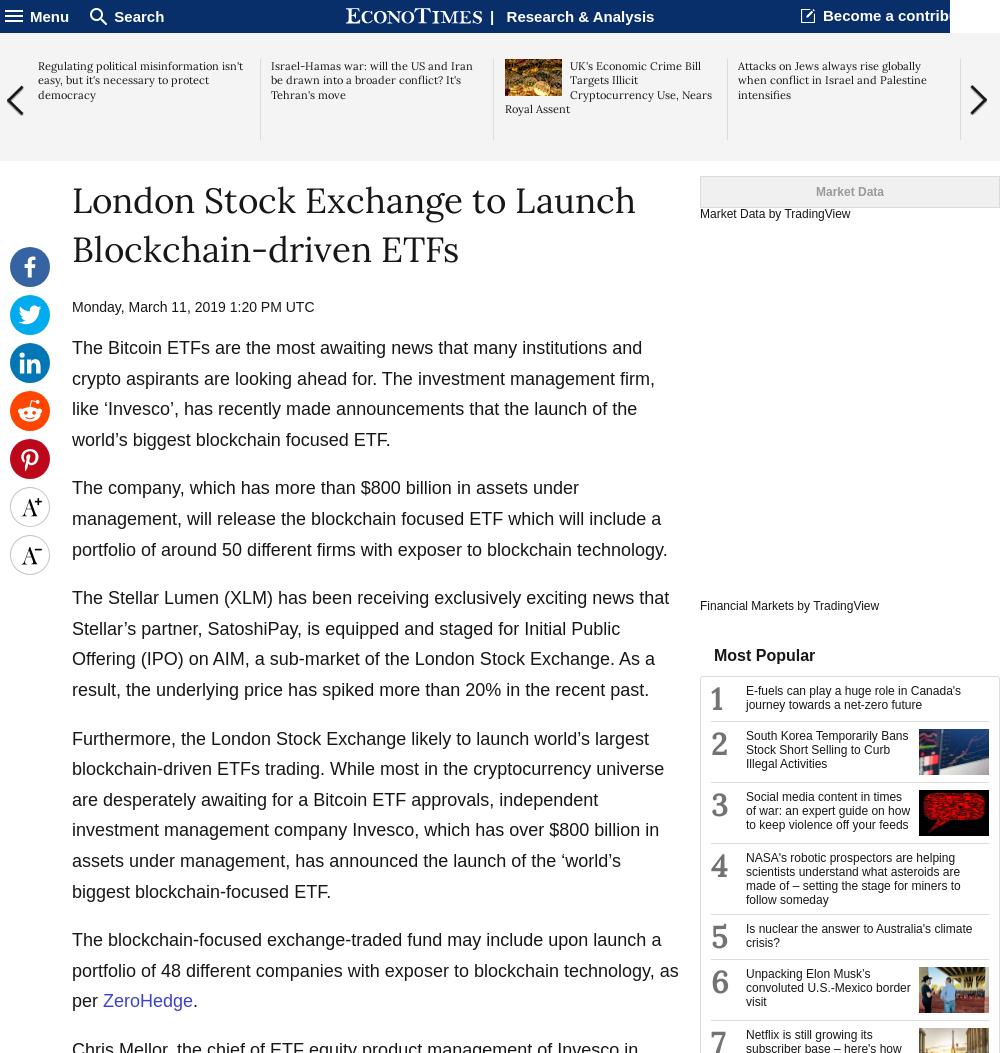 The image size is (1000, 1053). What do you see at coordinates (492, 16) in the screenshot?
I see `'|'` at bounding box center [492, 16].